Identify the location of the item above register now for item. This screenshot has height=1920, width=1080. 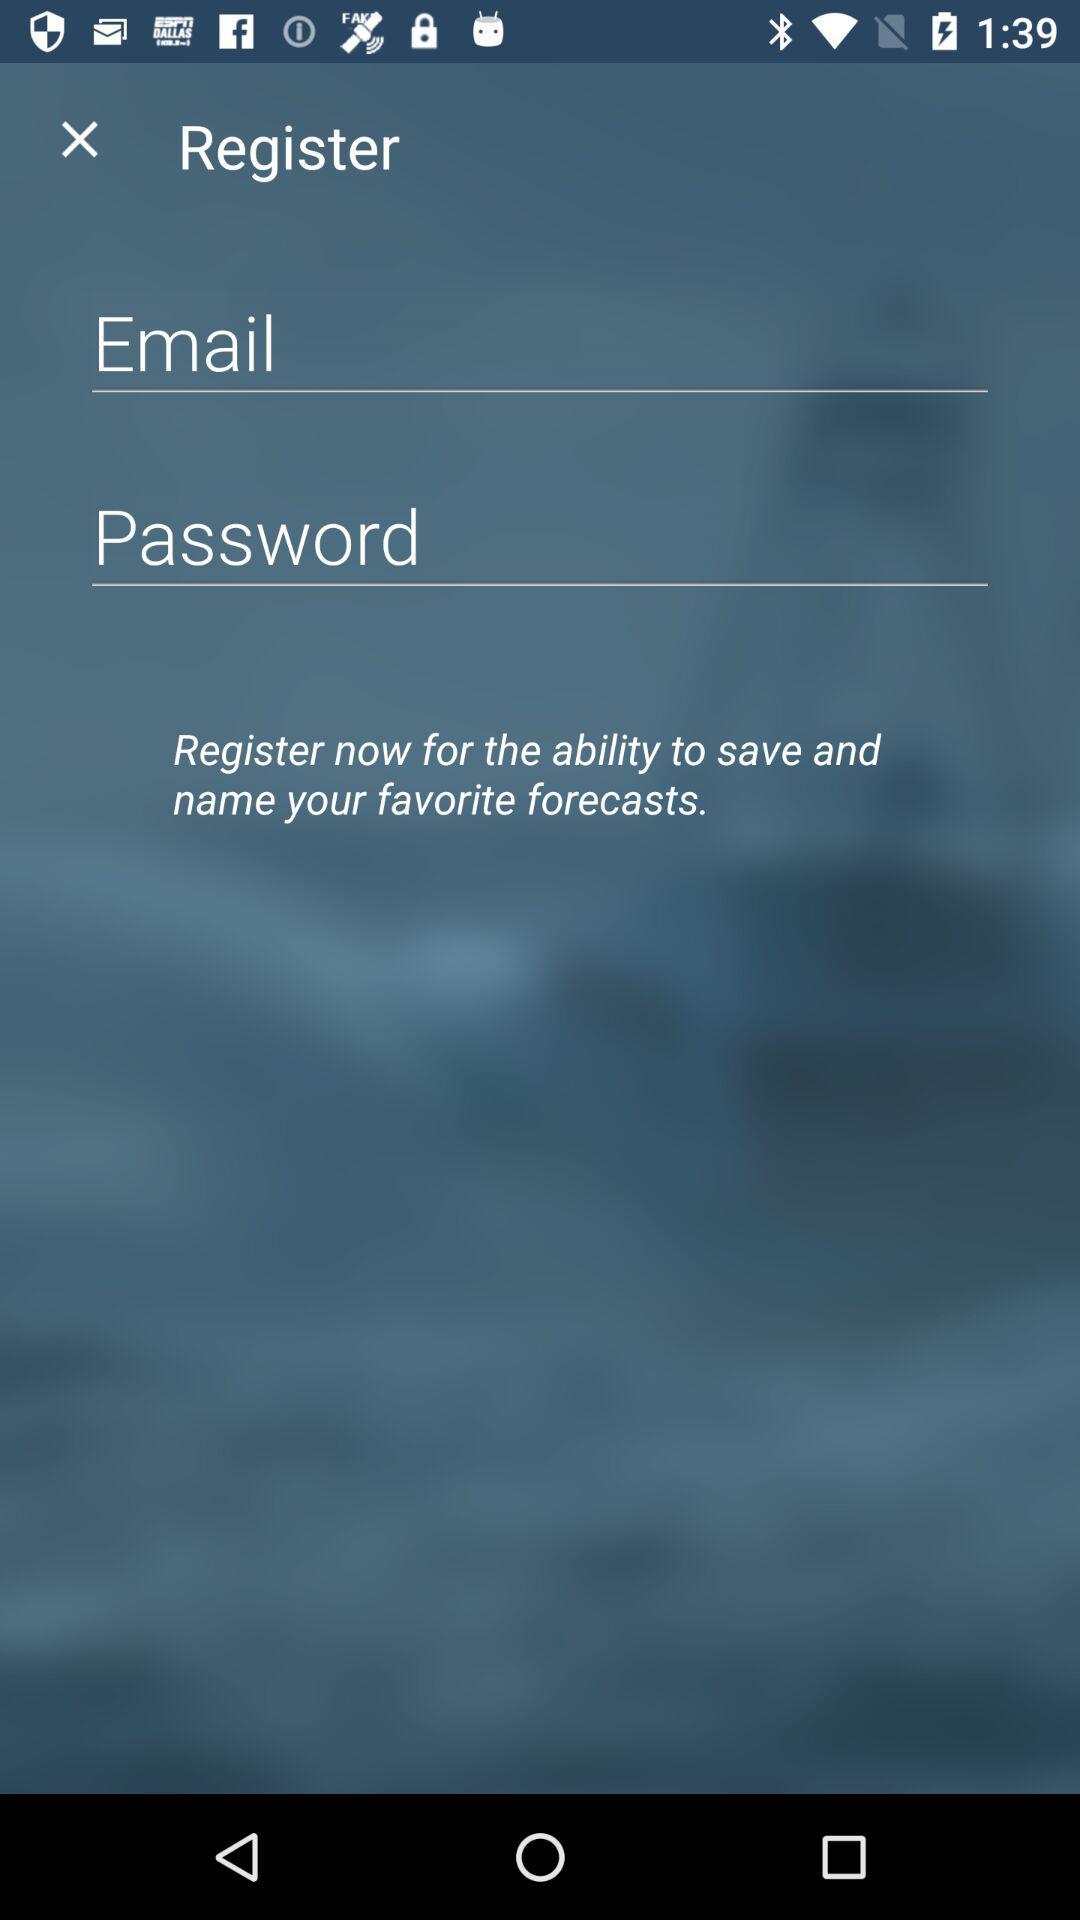
(540, 535).